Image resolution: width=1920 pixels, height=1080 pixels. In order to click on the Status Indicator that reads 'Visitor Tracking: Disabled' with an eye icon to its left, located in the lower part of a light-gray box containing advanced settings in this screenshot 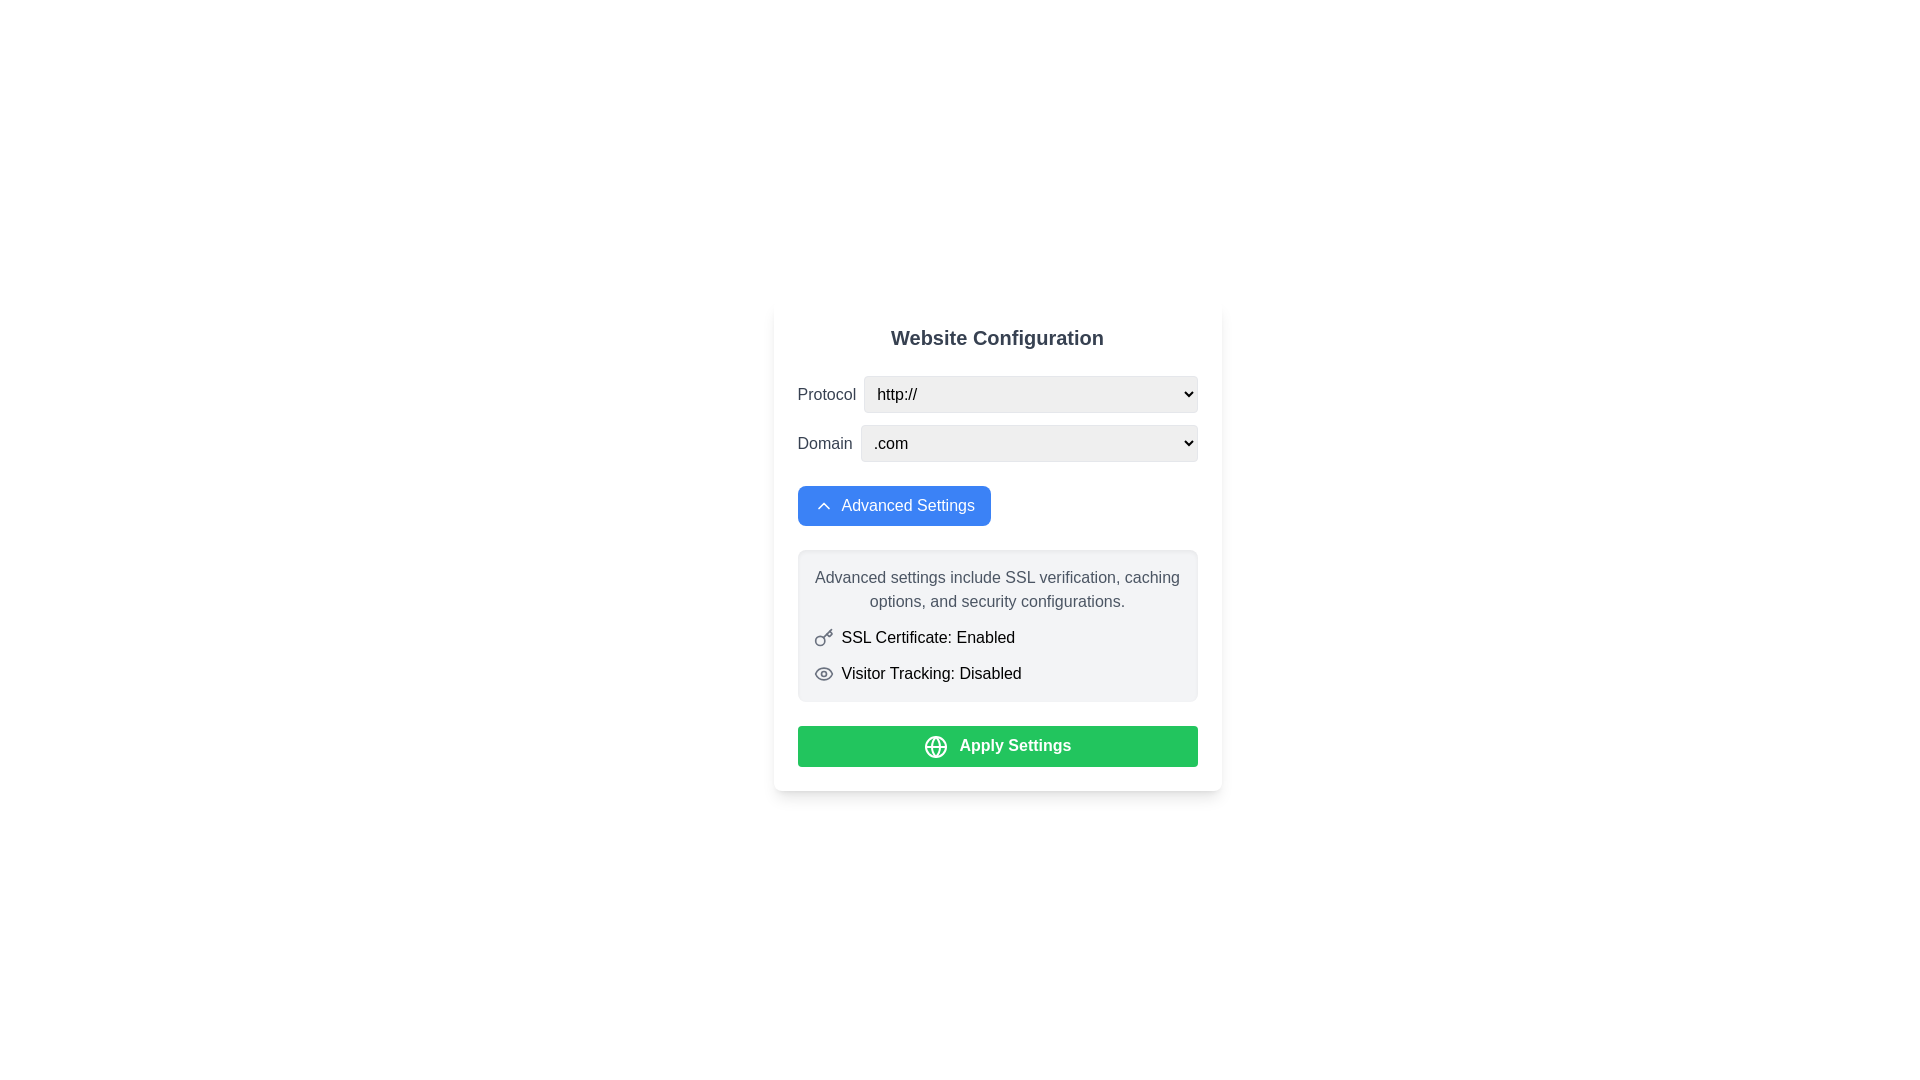, I will do `click(997, 674)`.